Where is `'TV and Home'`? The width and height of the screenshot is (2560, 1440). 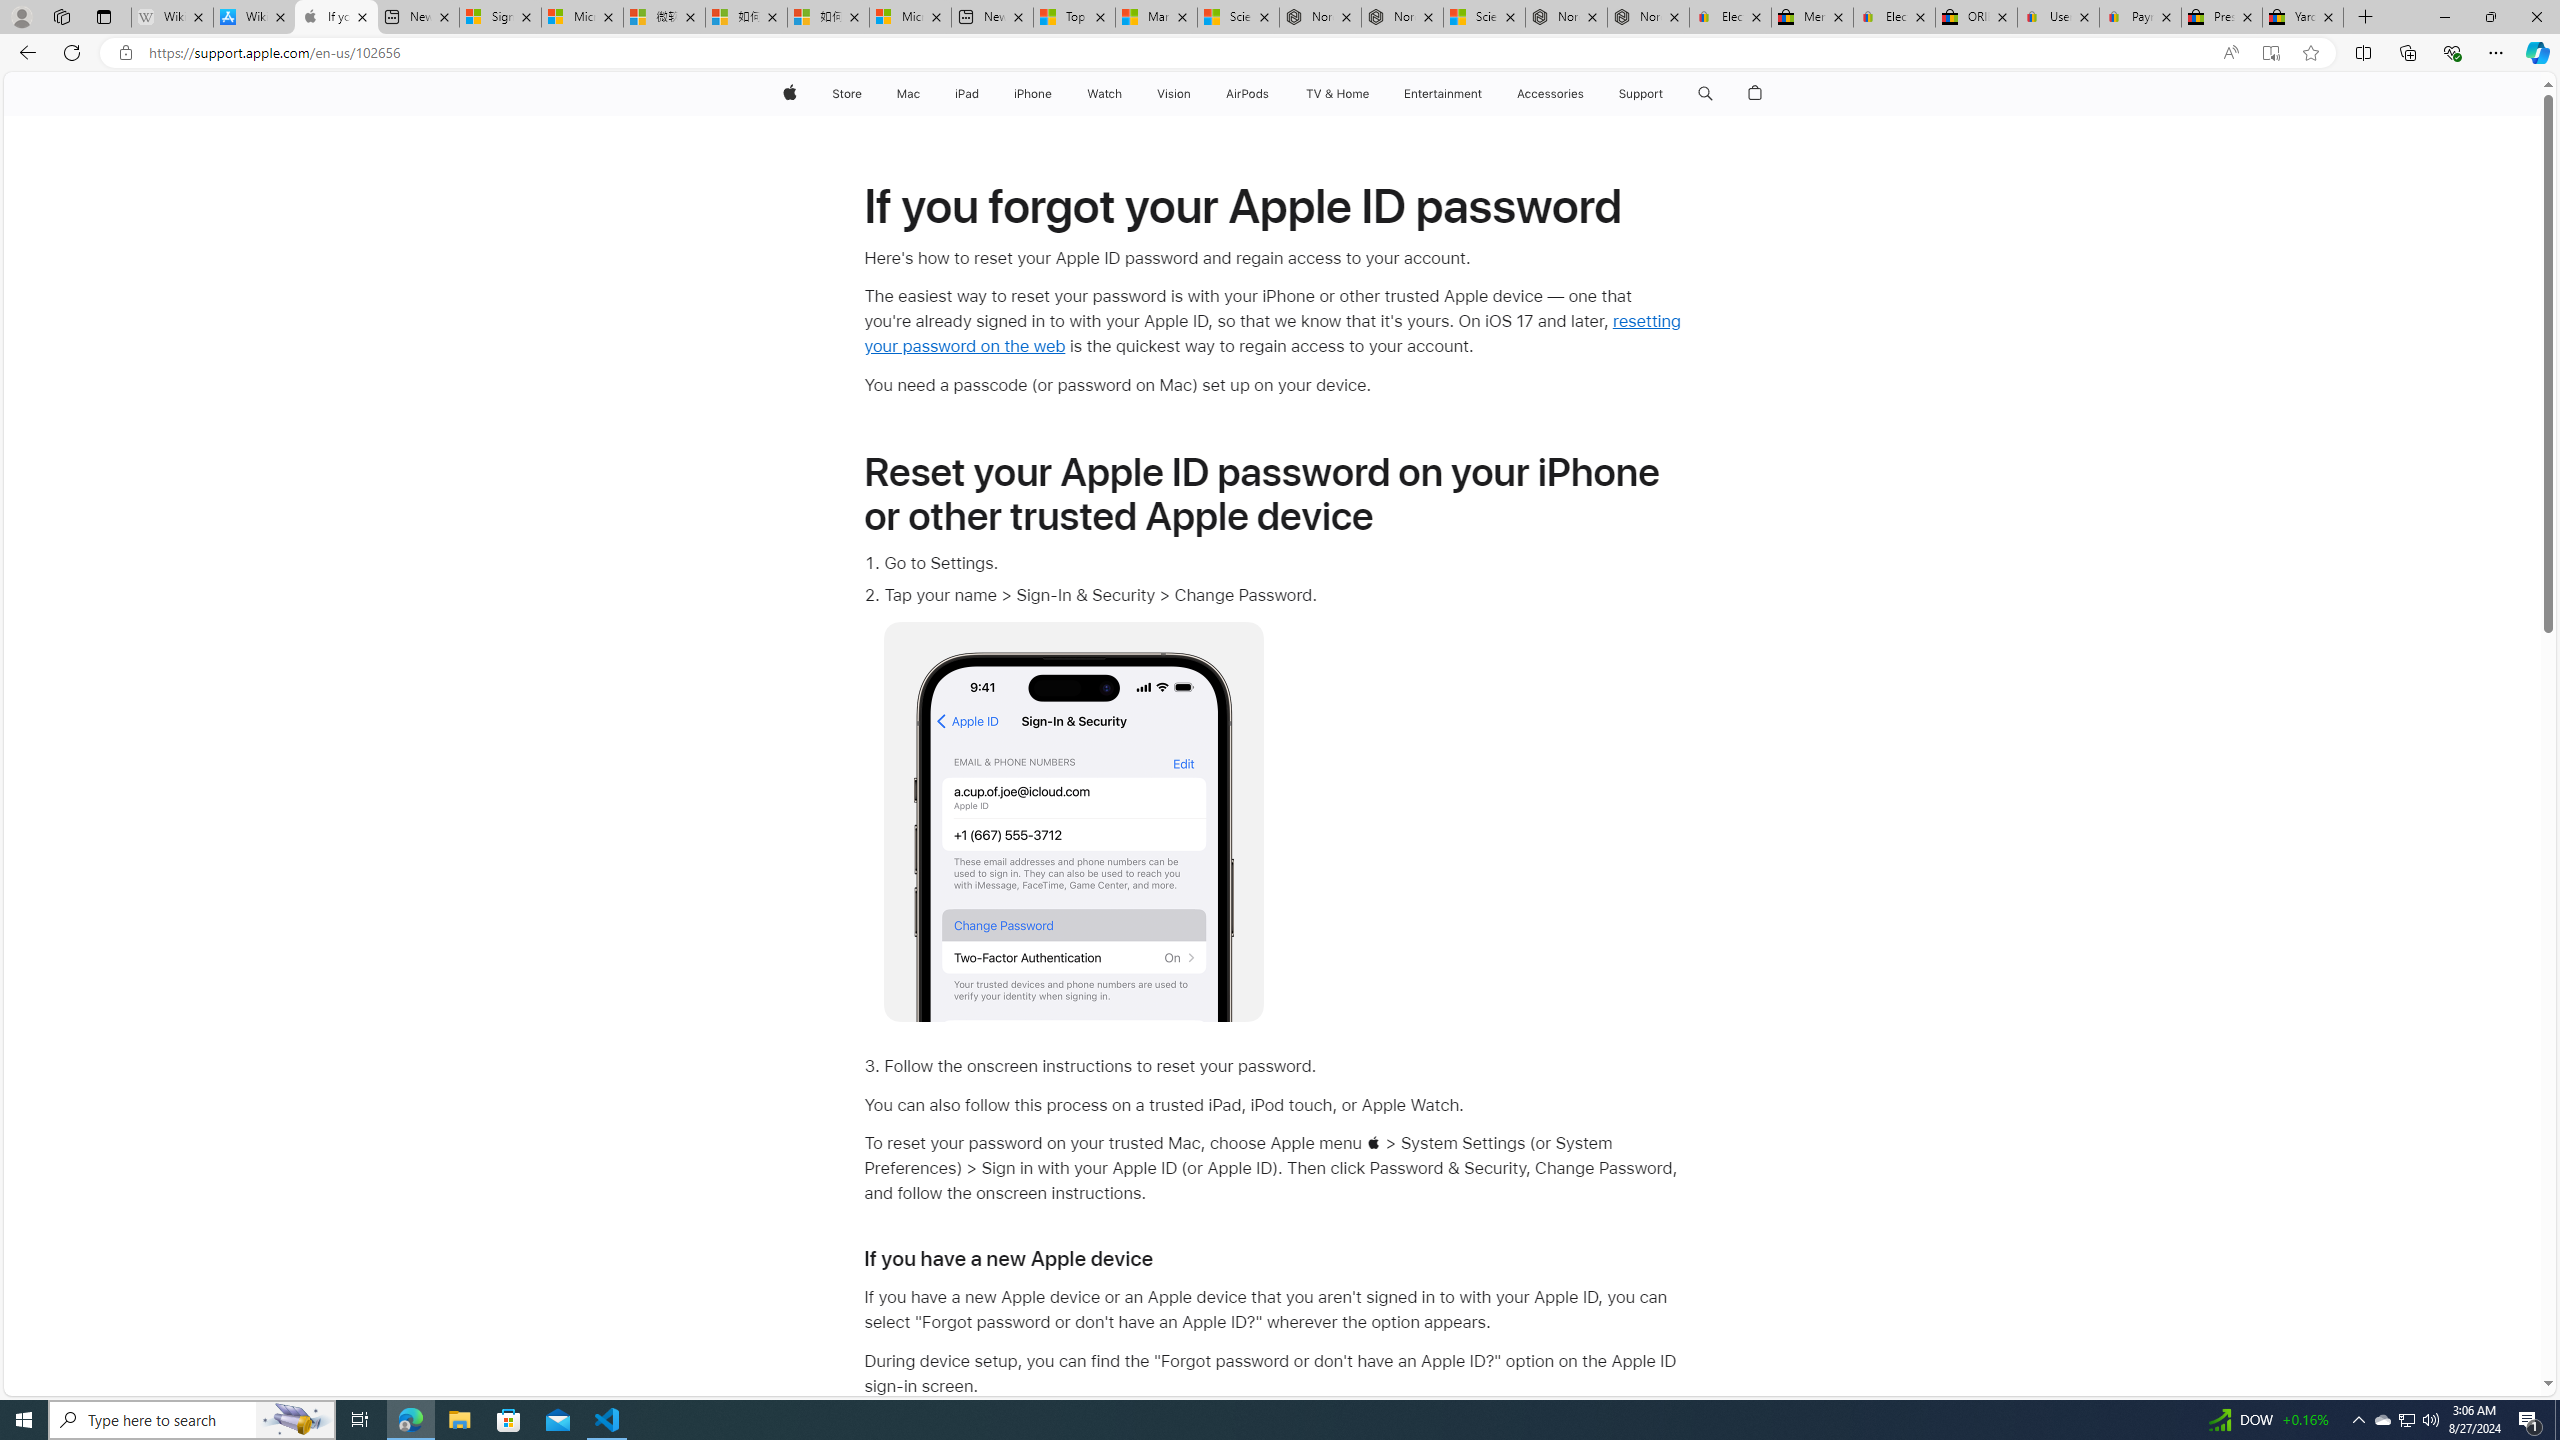 'TV and Home' is located at coordinates (1336, 93).